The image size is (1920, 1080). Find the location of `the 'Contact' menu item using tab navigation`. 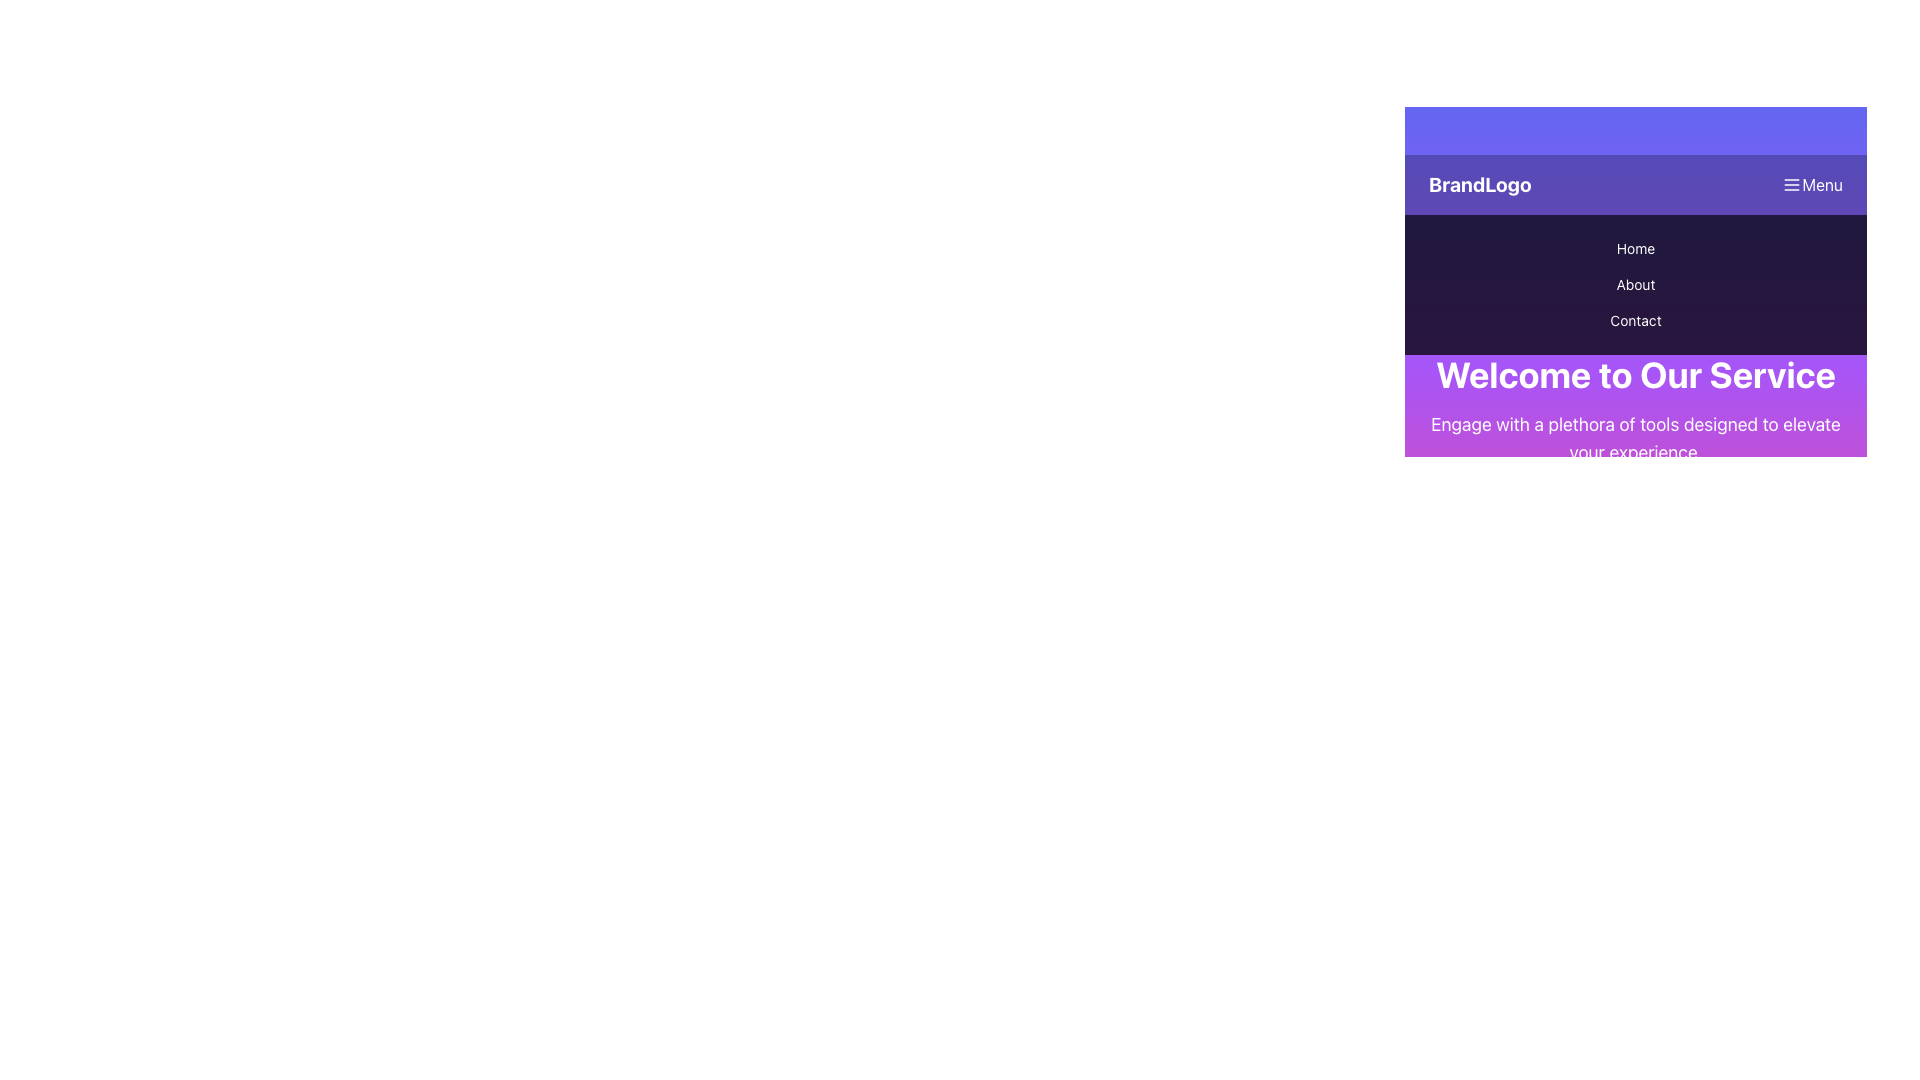

the 'Contact' menu item using tab navigation is located at coordinates (1636, 319).